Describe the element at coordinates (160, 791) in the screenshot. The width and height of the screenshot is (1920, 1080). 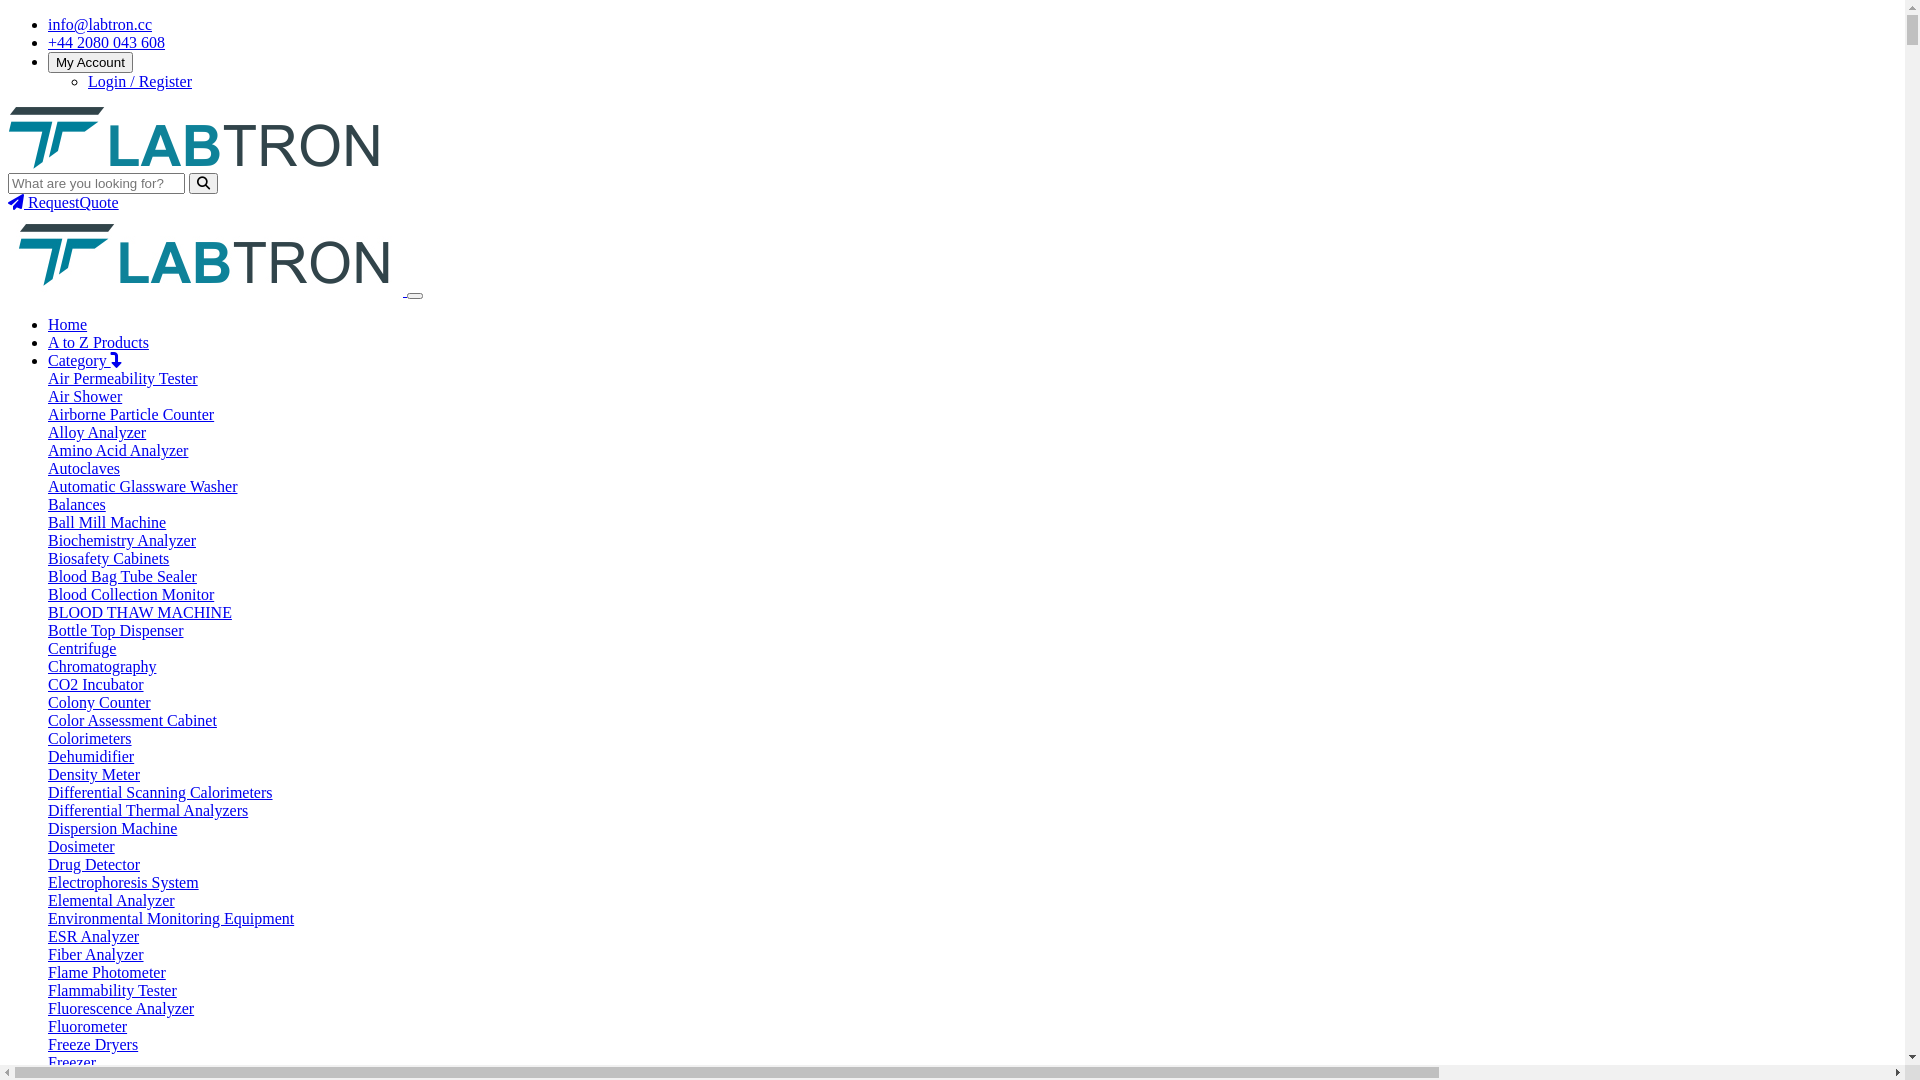
I see `'Differential Scanning Calorimeters'` at that location.